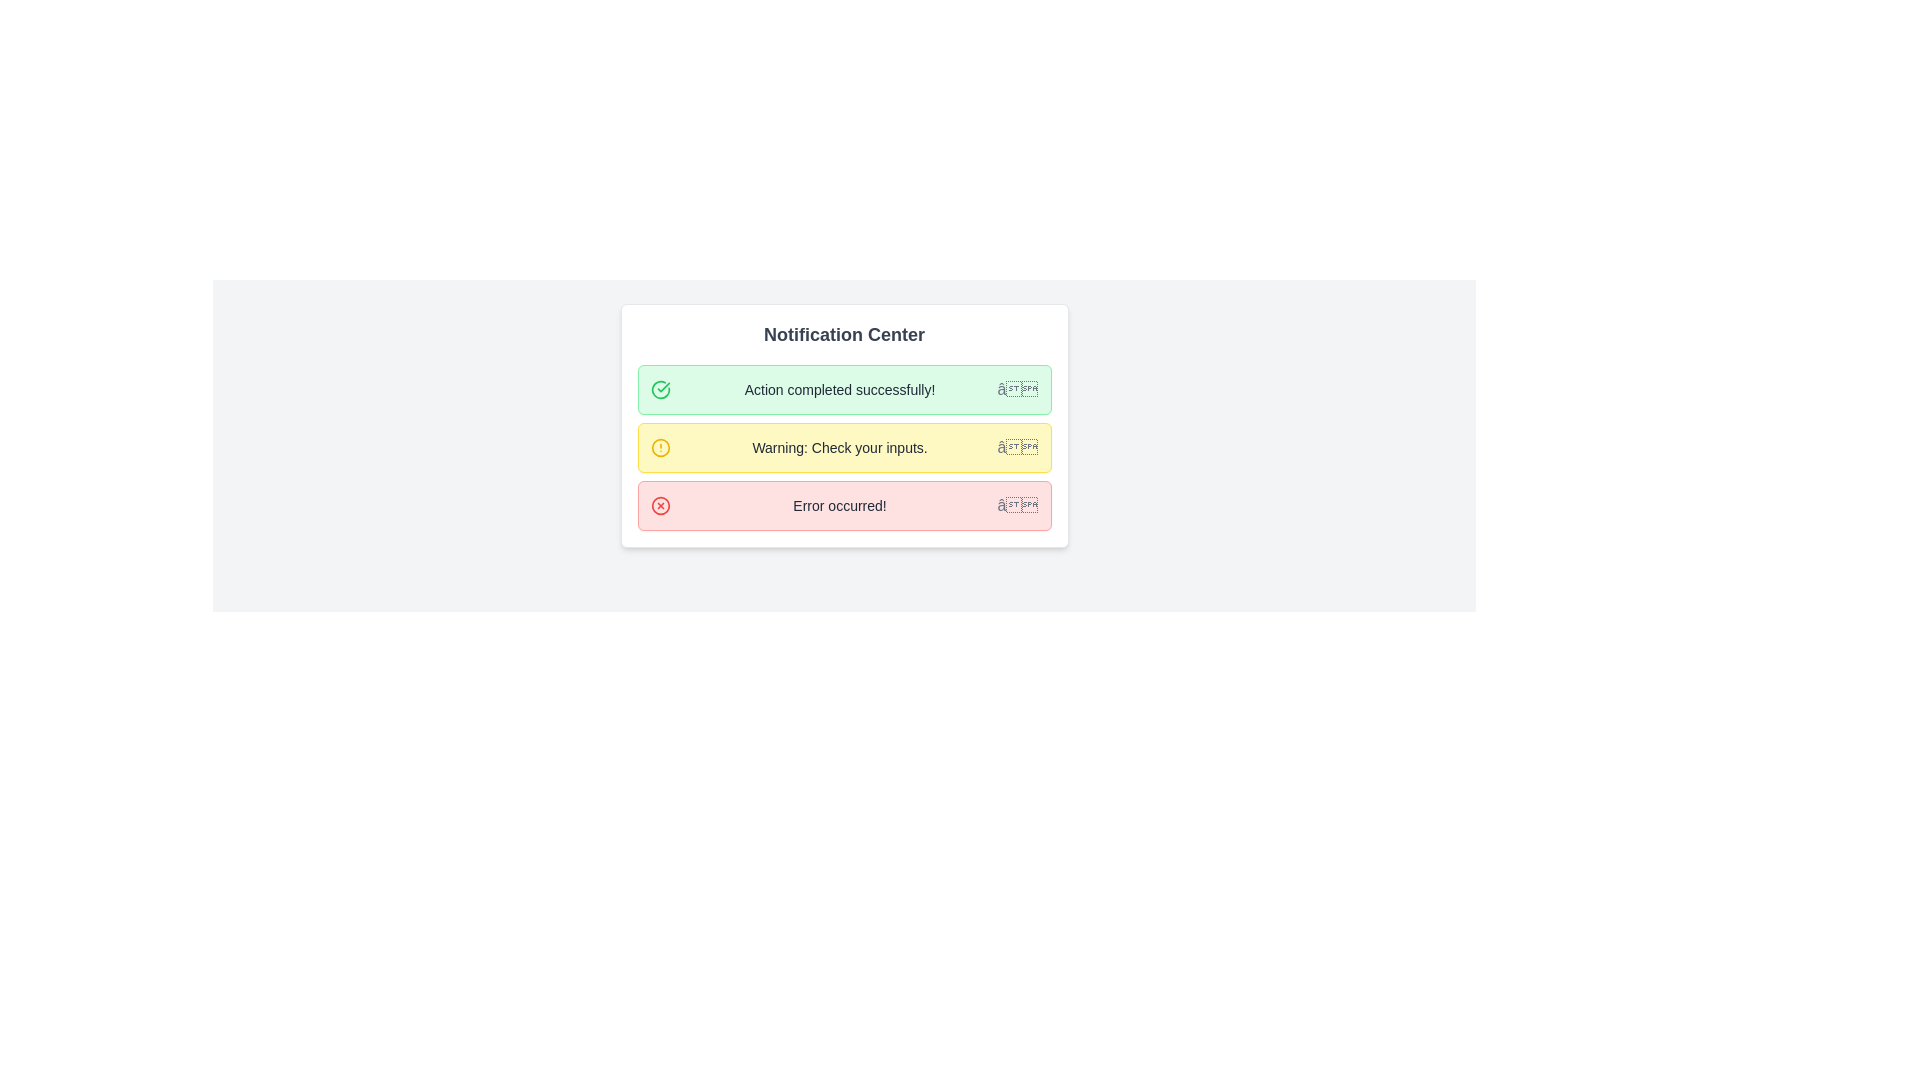  Describe the element at coordinates (840, 446) in the screenshot. I see `warning message text label that provides input validation information, centrally aligned within the yellow background panel in the middle notification panel of the notification center` at that location.